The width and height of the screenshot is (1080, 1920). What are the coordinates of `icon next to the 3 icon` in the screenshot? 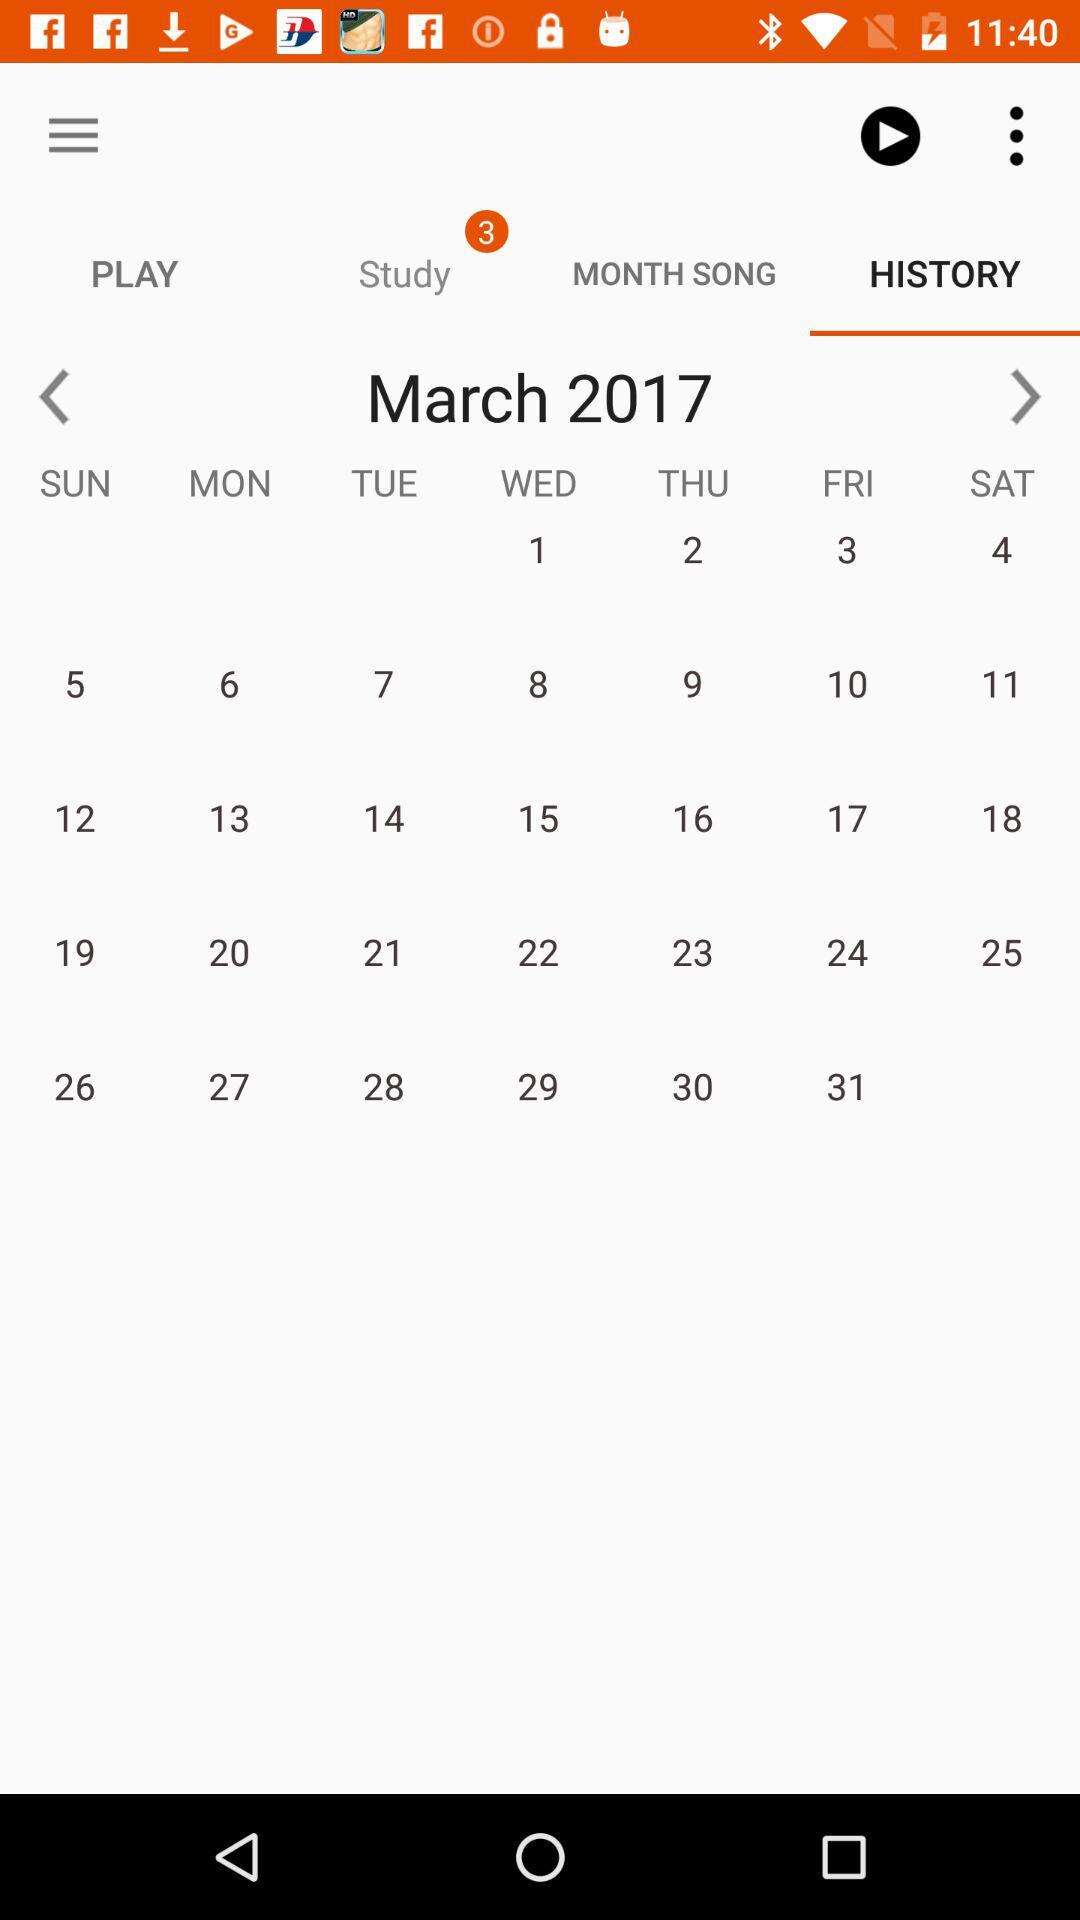 It's located at (72, 135).